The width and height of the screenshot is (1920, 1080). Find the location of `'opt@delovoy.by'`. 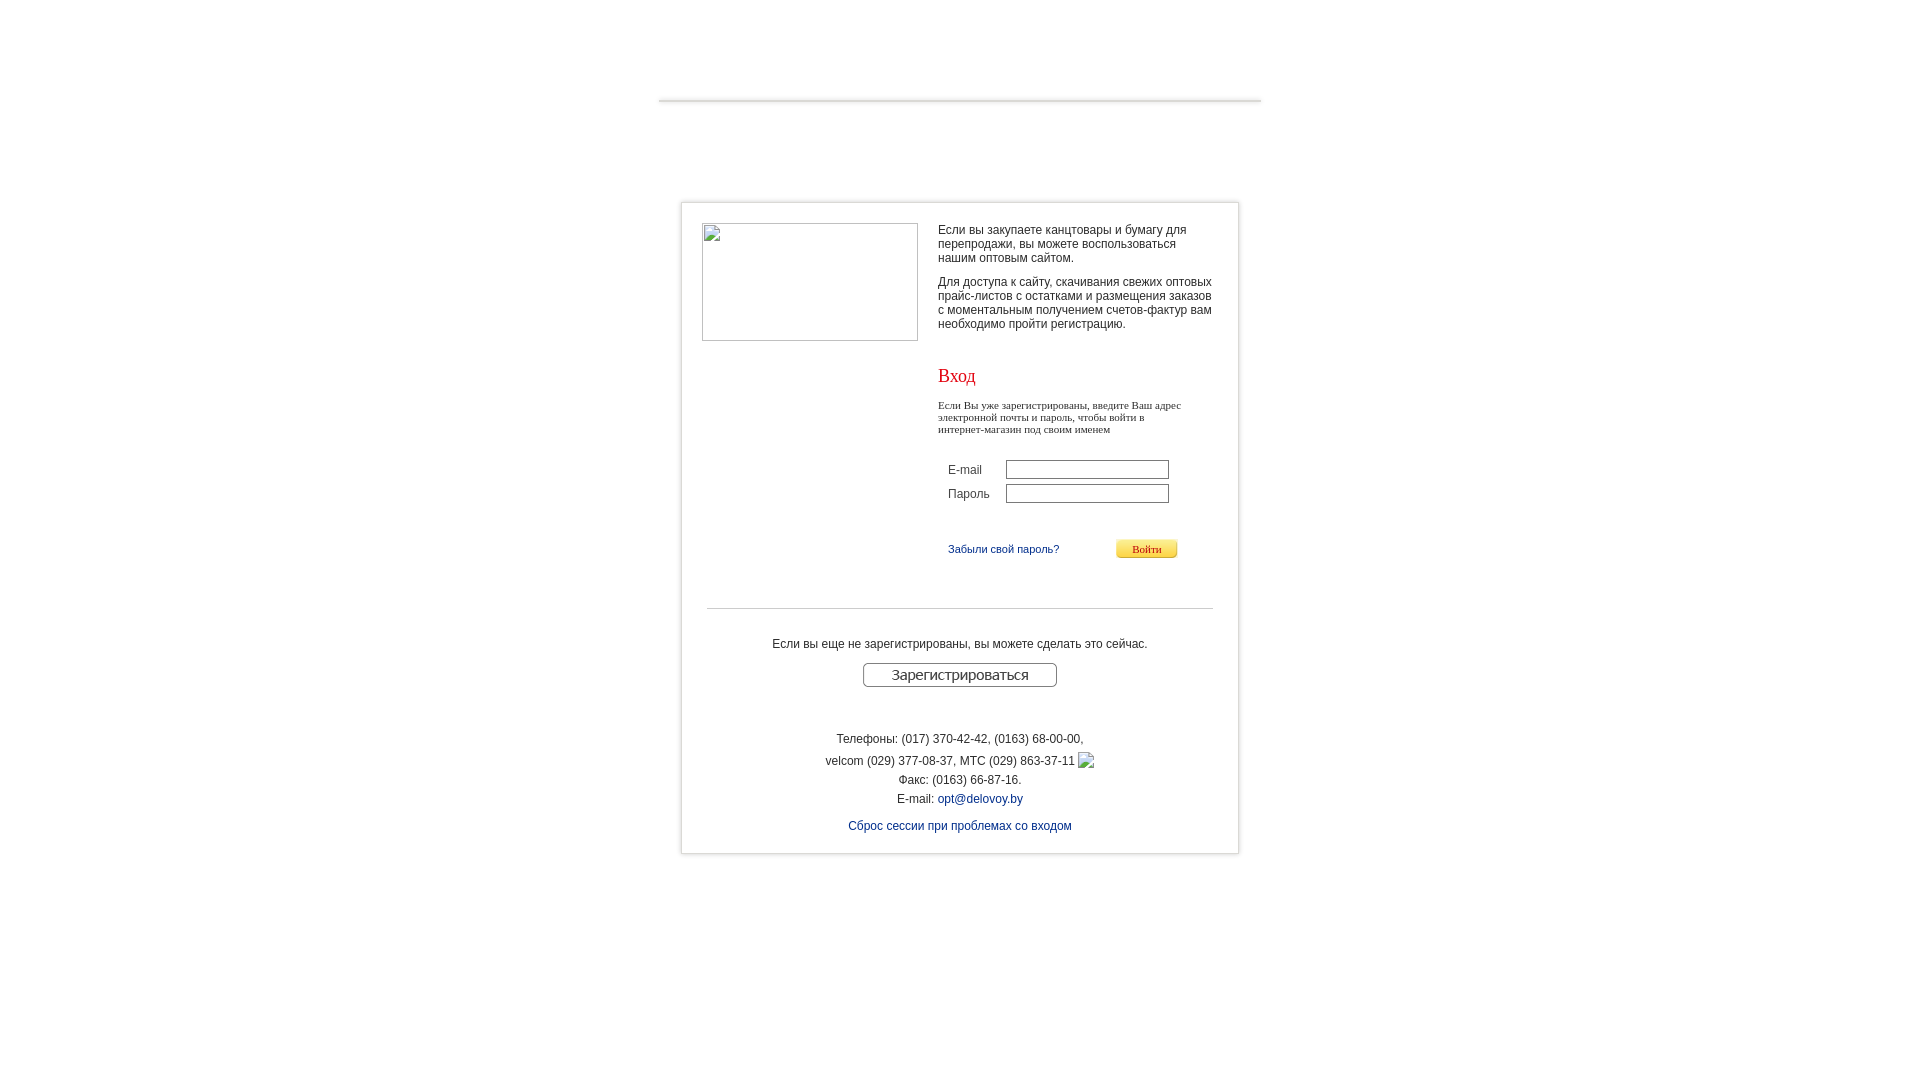

'opt@delovoy.by' is located at coordinates (980, 797).